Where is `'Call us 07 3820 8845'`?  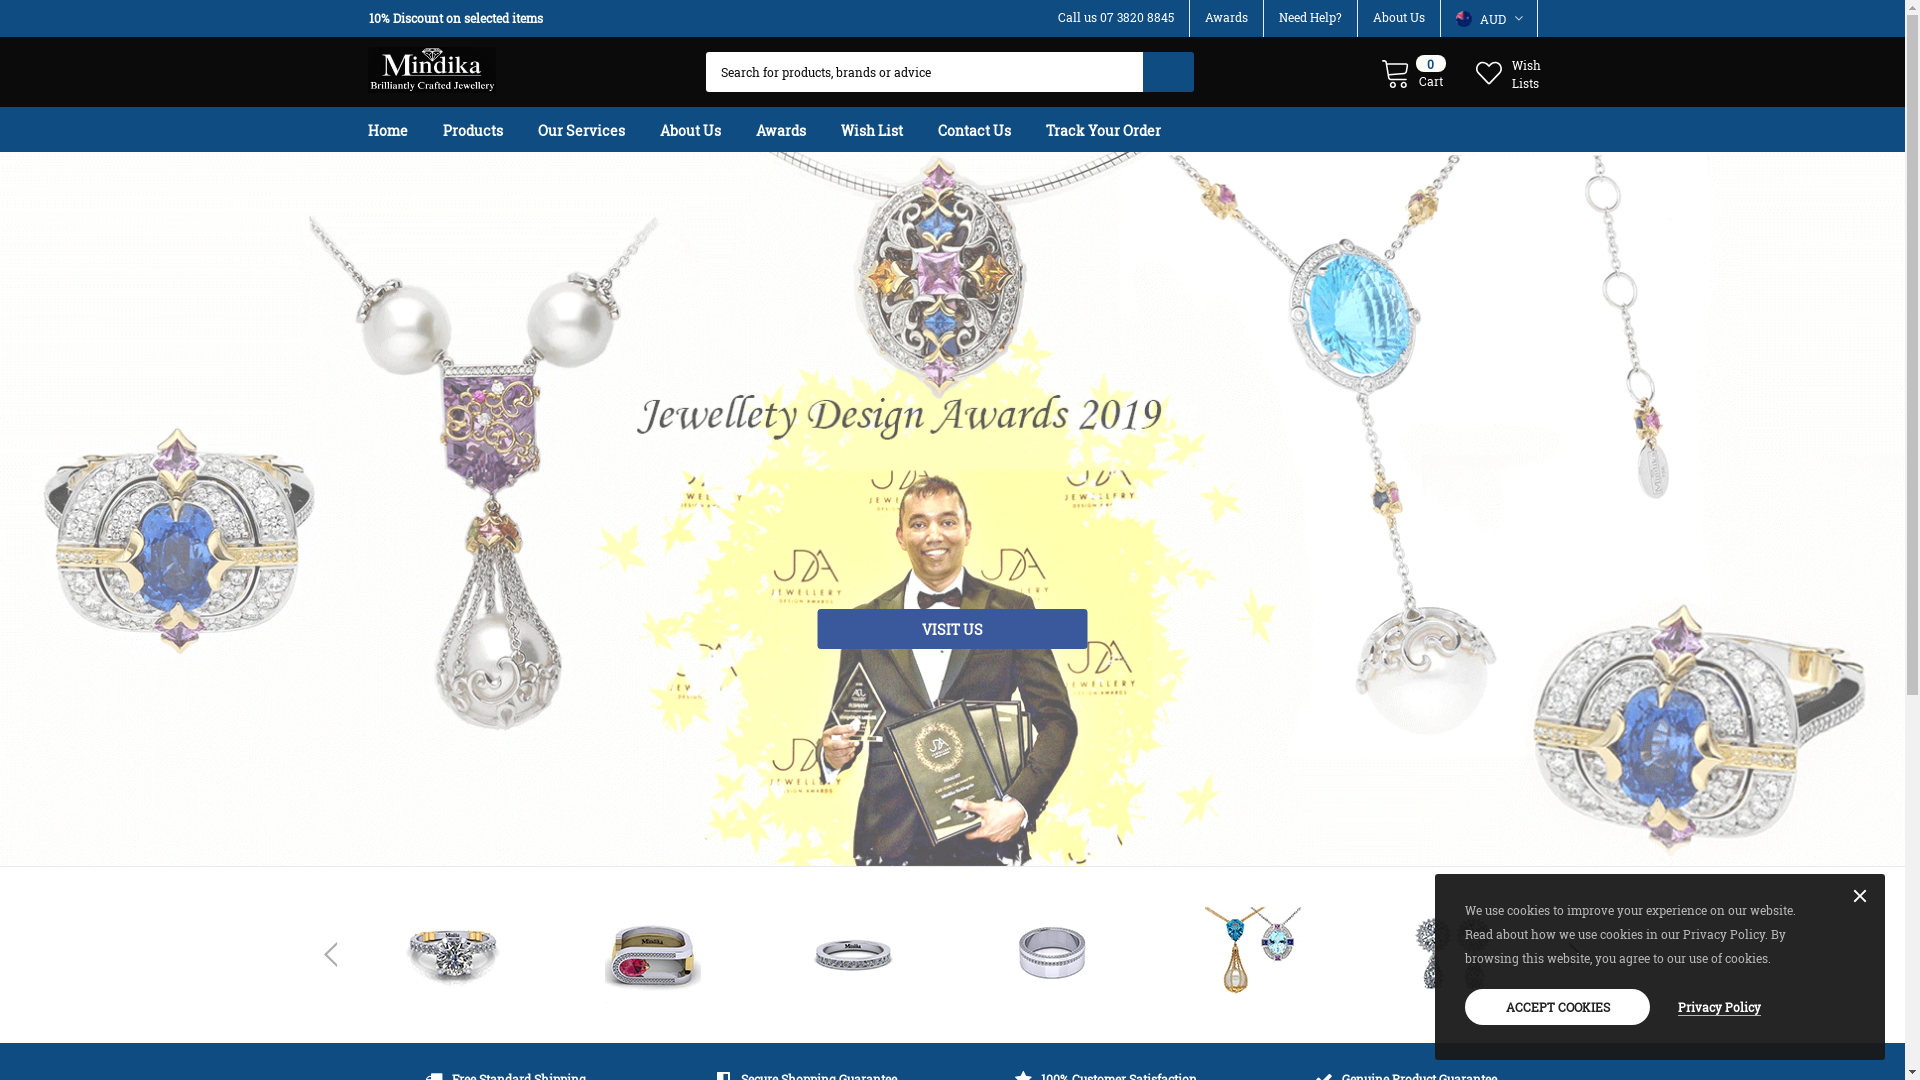 'Call us 07 3820 8845' is located at coordinates (1115, 16).